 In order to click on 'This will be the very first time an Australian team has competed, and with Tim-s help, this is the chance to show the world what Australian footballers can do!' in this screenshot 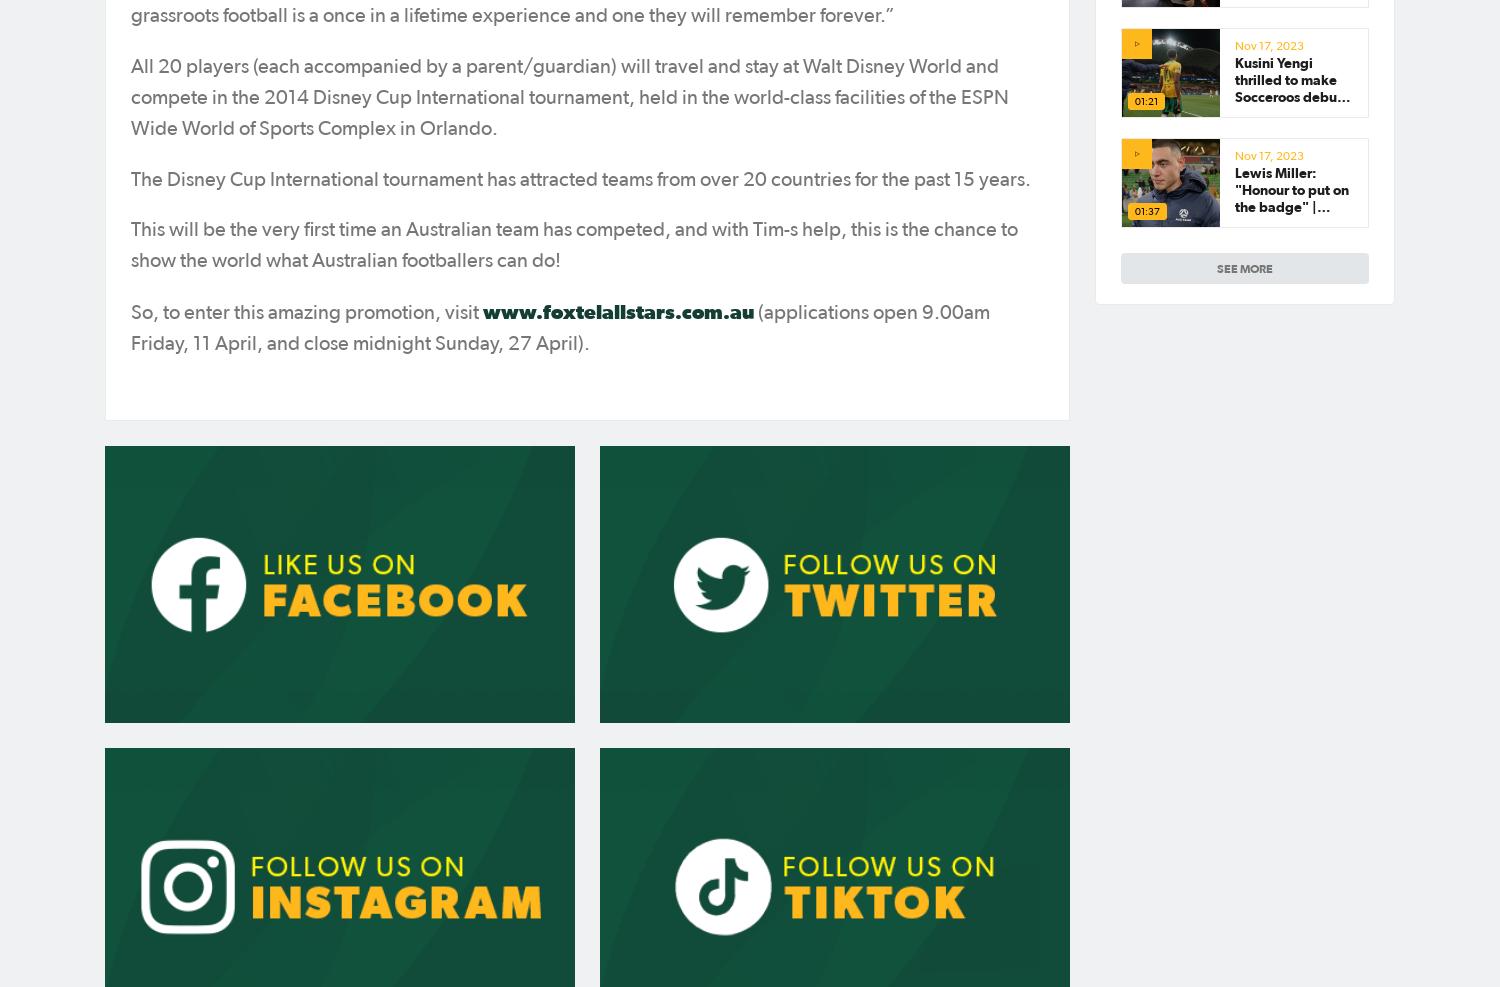, I will do `click(573, 245)`.